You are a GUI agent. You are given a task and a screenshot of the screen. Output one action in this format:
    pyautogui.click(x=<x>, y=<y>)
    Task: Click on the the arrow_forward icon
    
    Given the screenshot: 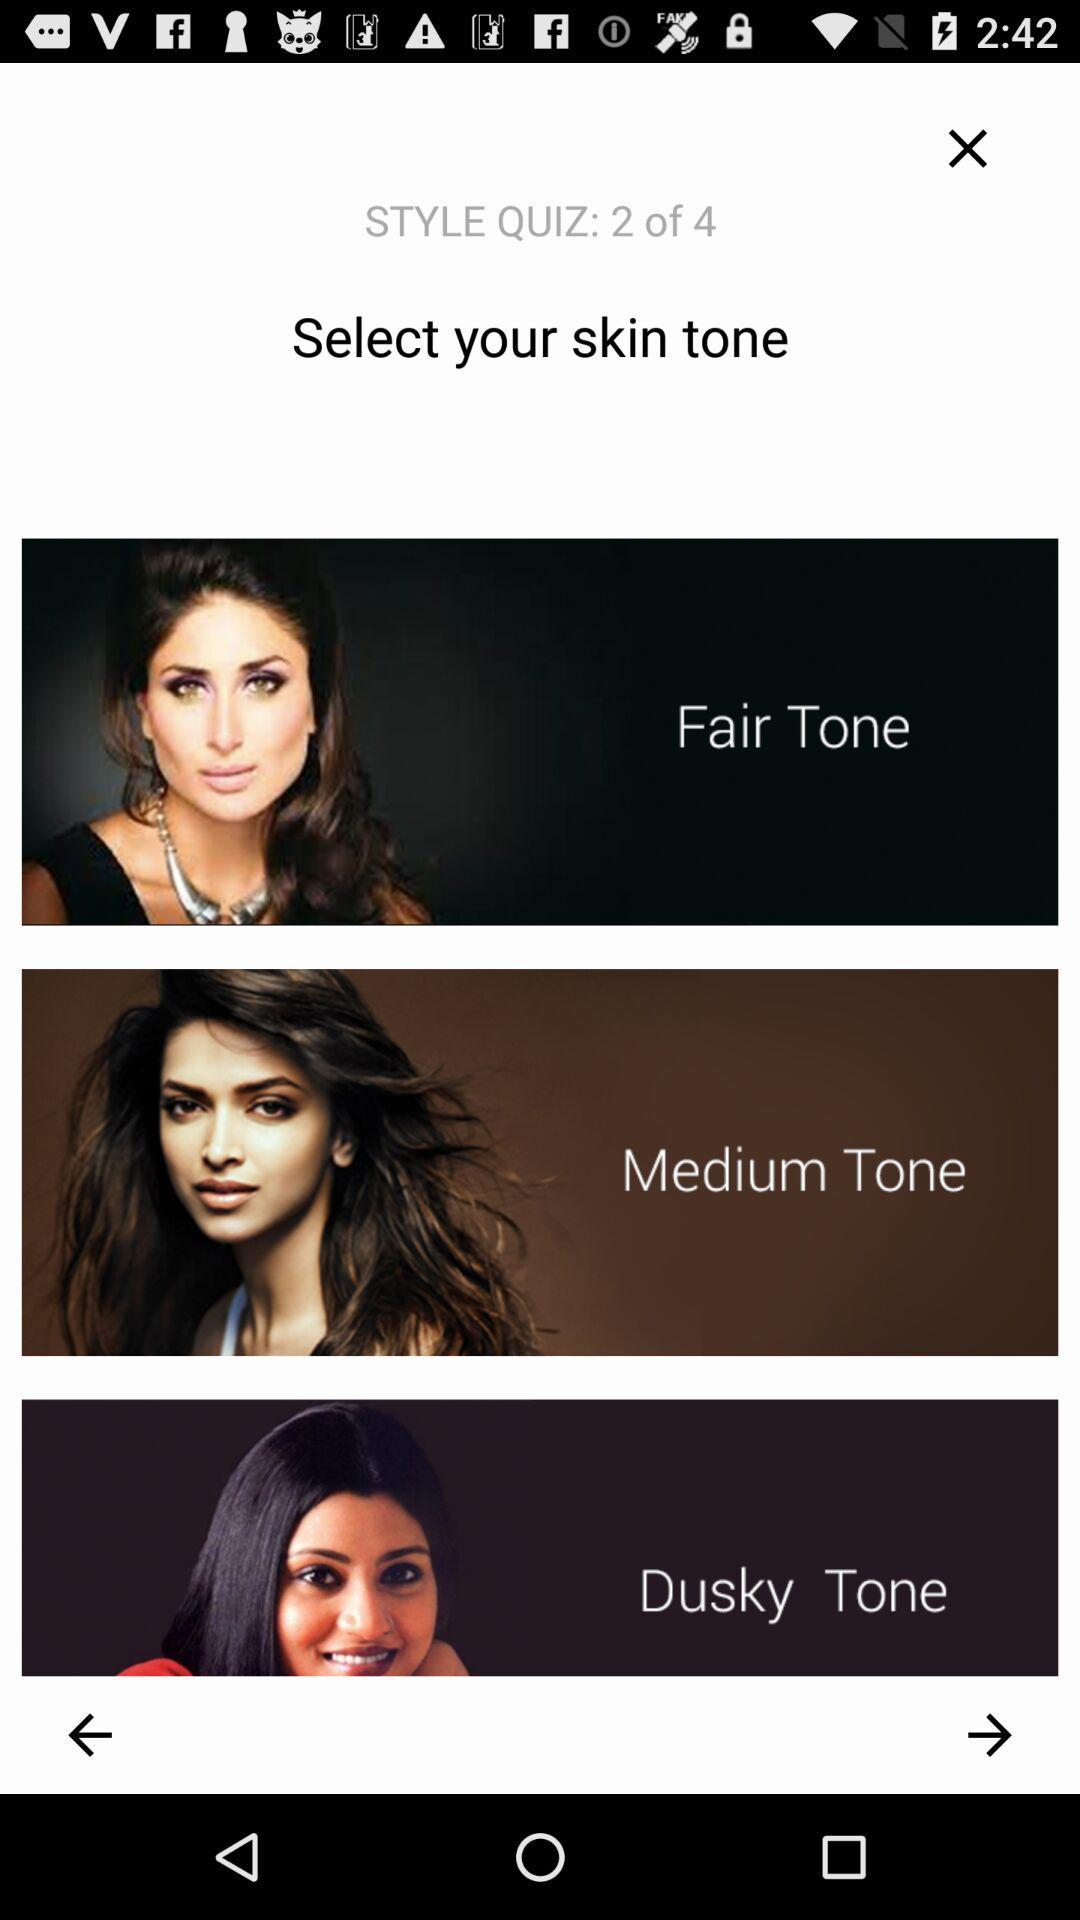 What is the action you would take?
    pyautogui.click(x=990, y=1856)
    